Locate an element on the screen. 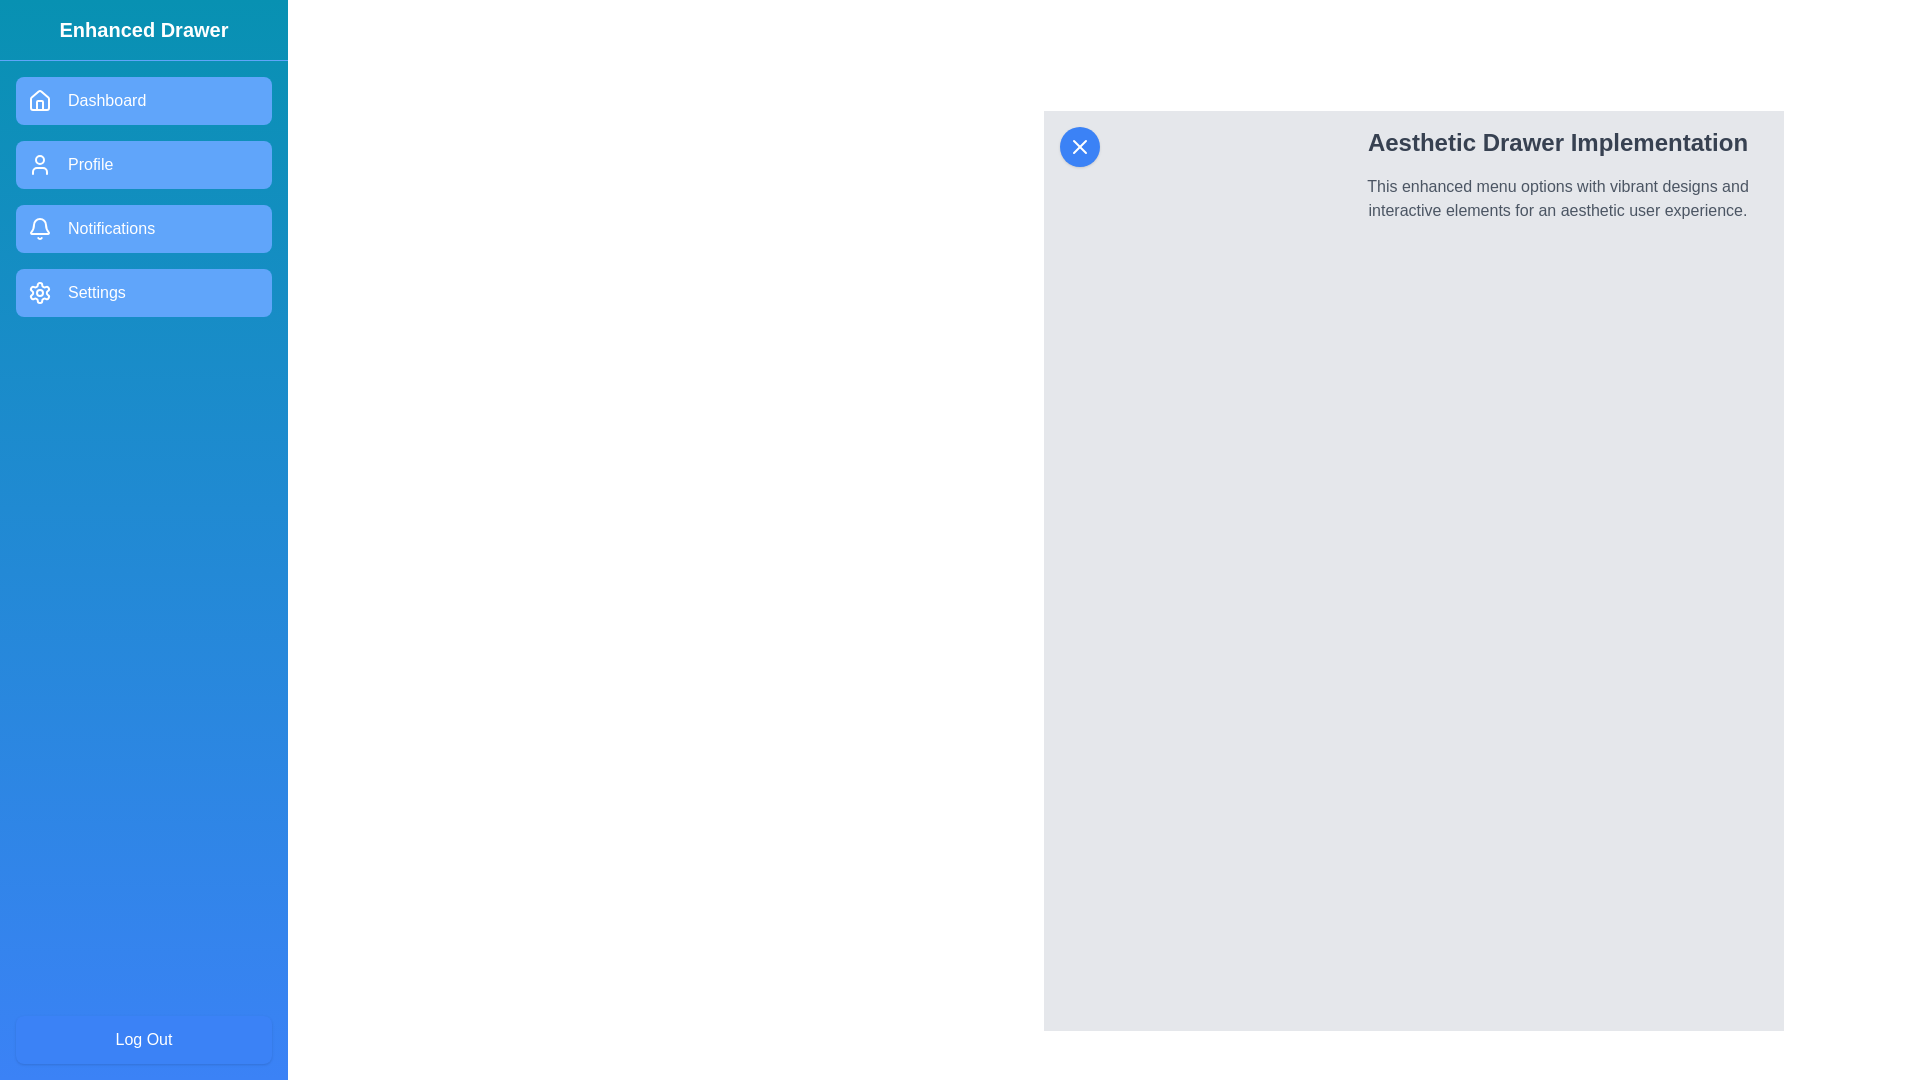 The image size is (1920, 1080). the 'X' icon within the blue circular button located in the top-left corner of the right panel, near the title text 'Aesthetic Drawer Implementation' is located at coordinates (1079, 145).